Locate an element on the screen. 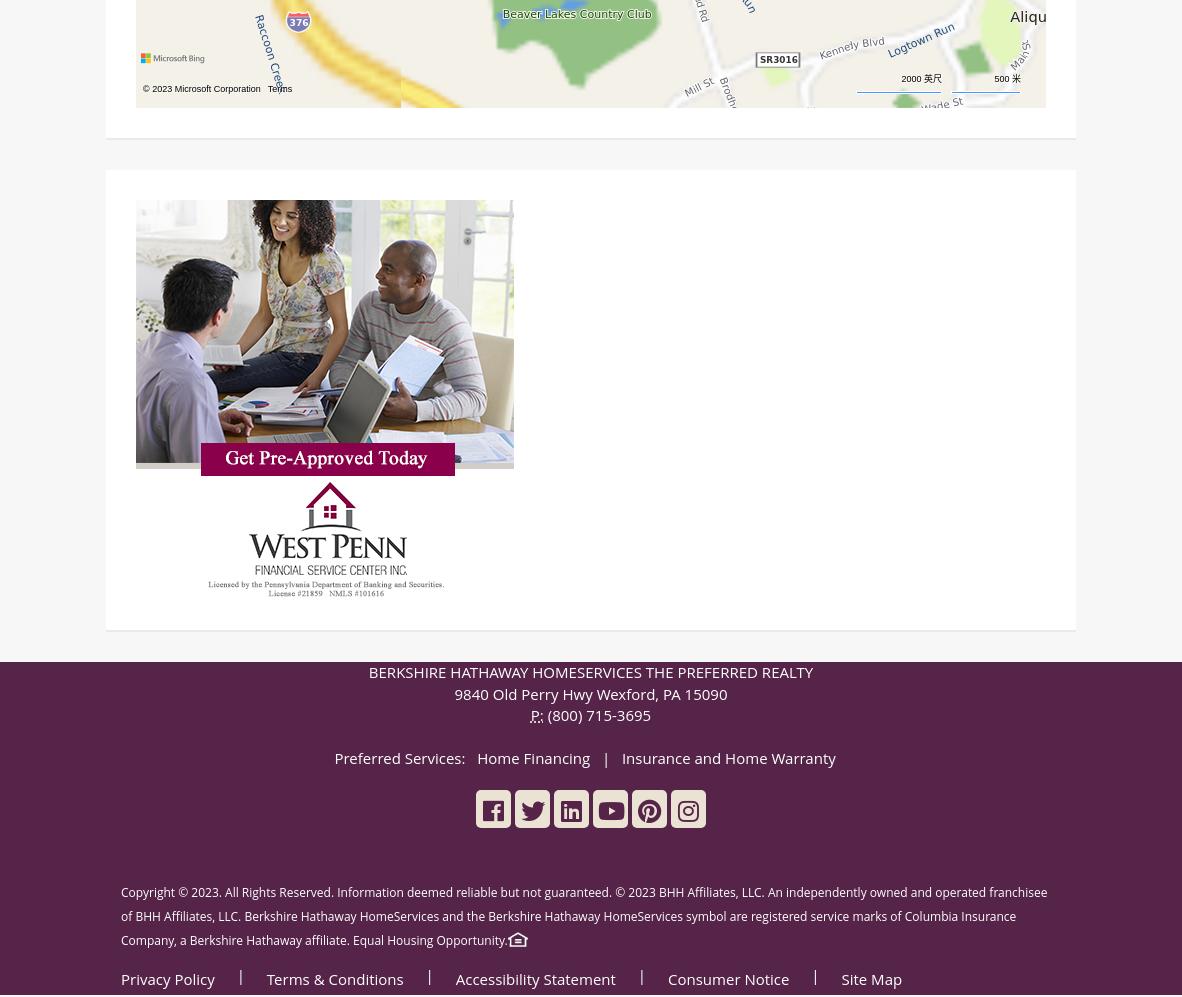 The width and height of the screenshot is (1182, 997). 'P:' is located at coordinates (536, 716).